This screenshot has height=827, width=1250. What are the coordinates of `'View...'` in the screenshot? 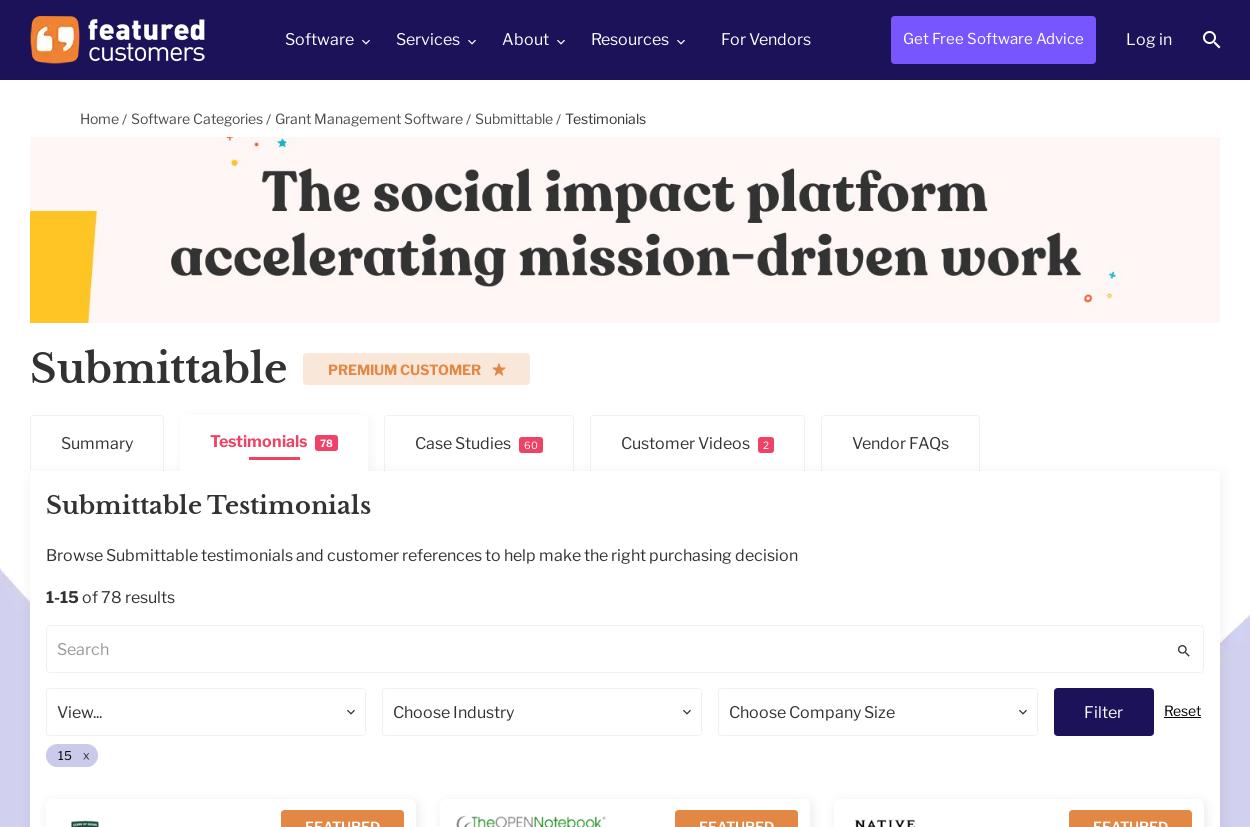 It's located at (78, 711).